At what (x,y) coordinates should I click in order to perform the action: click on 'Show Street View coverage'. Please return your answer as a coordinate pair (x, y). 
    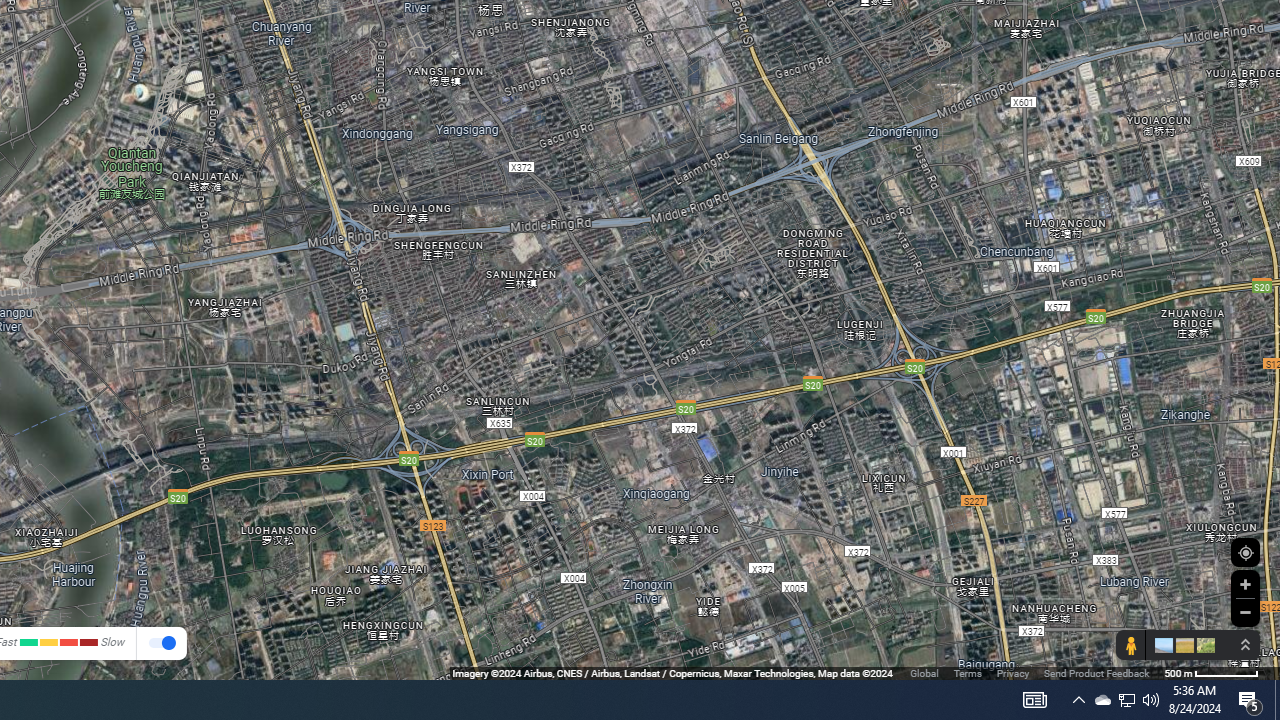
    Looking at the image, I should click on (1130, 645).